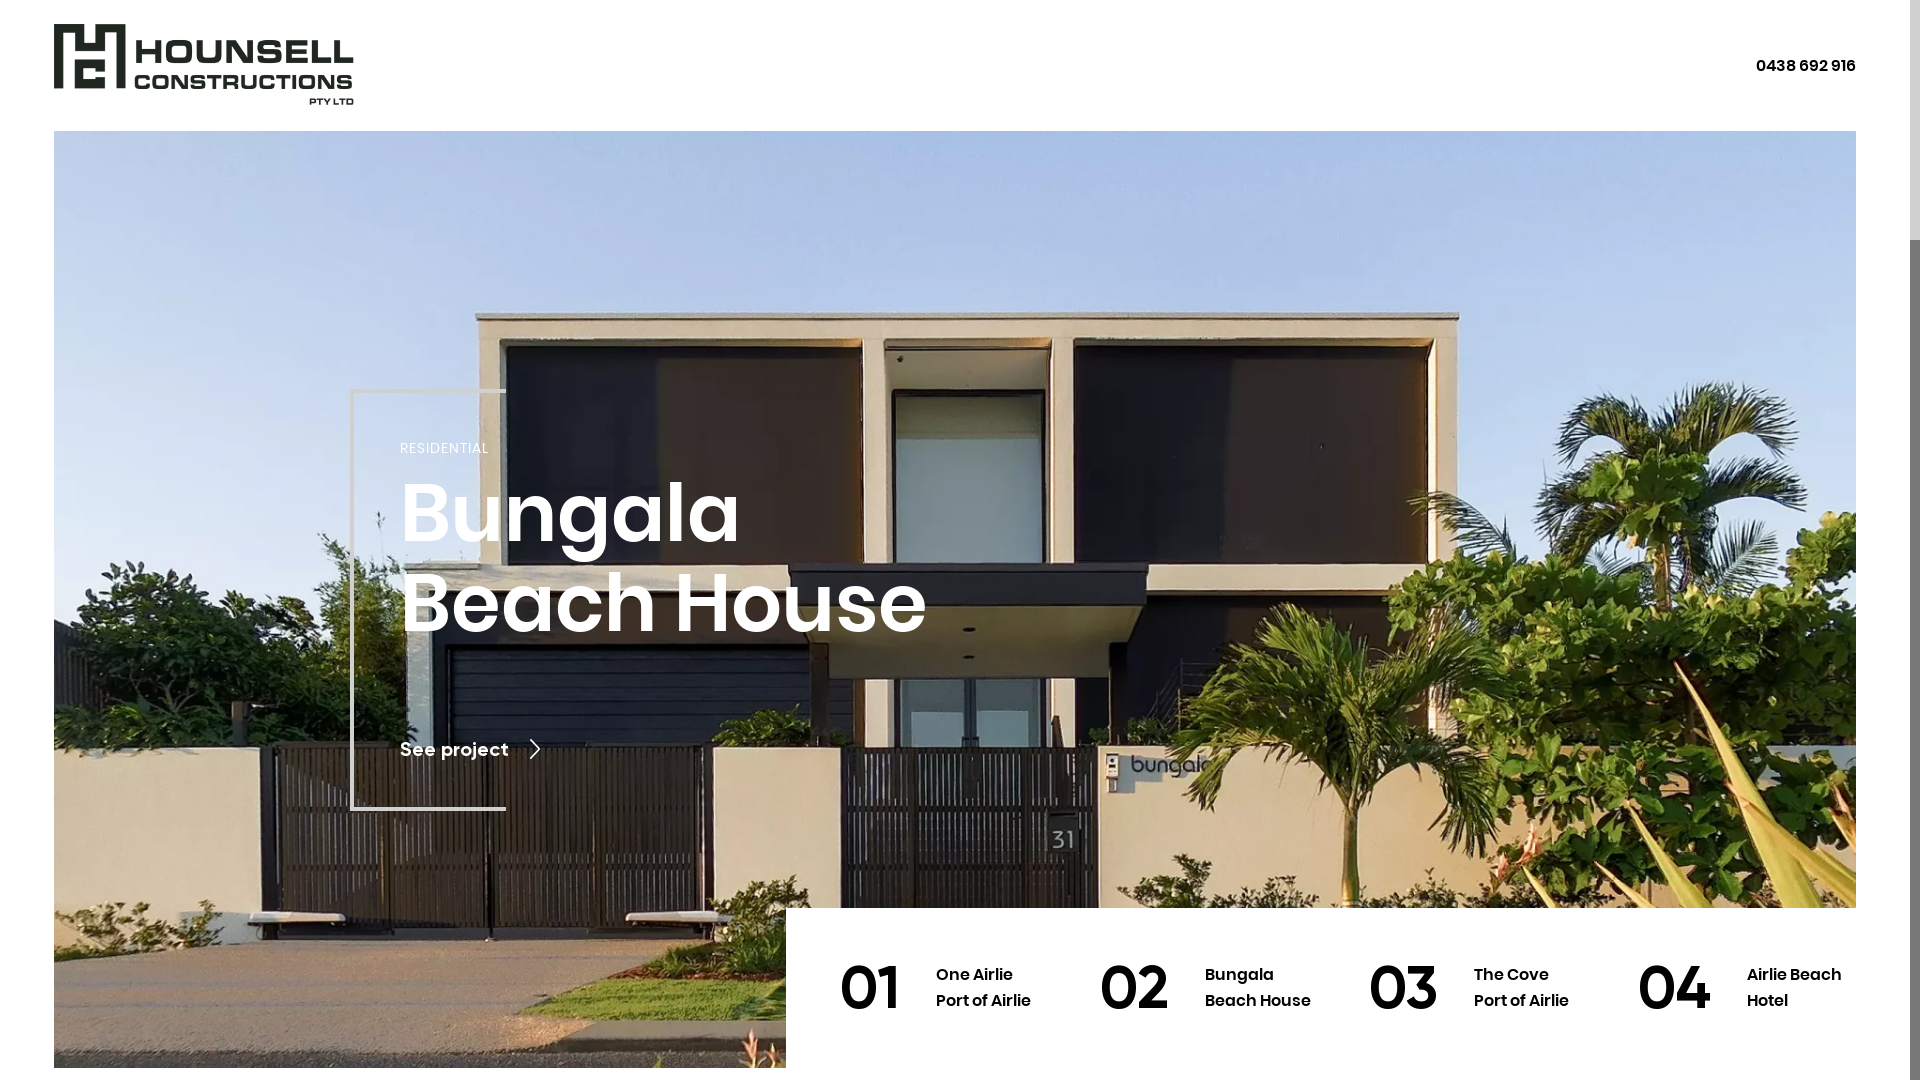 This screenshot has height=1080, width=1920. Describe the element at coordinates (1805, 64) in the screenshot. I see `'0438 692 916'` at that location.